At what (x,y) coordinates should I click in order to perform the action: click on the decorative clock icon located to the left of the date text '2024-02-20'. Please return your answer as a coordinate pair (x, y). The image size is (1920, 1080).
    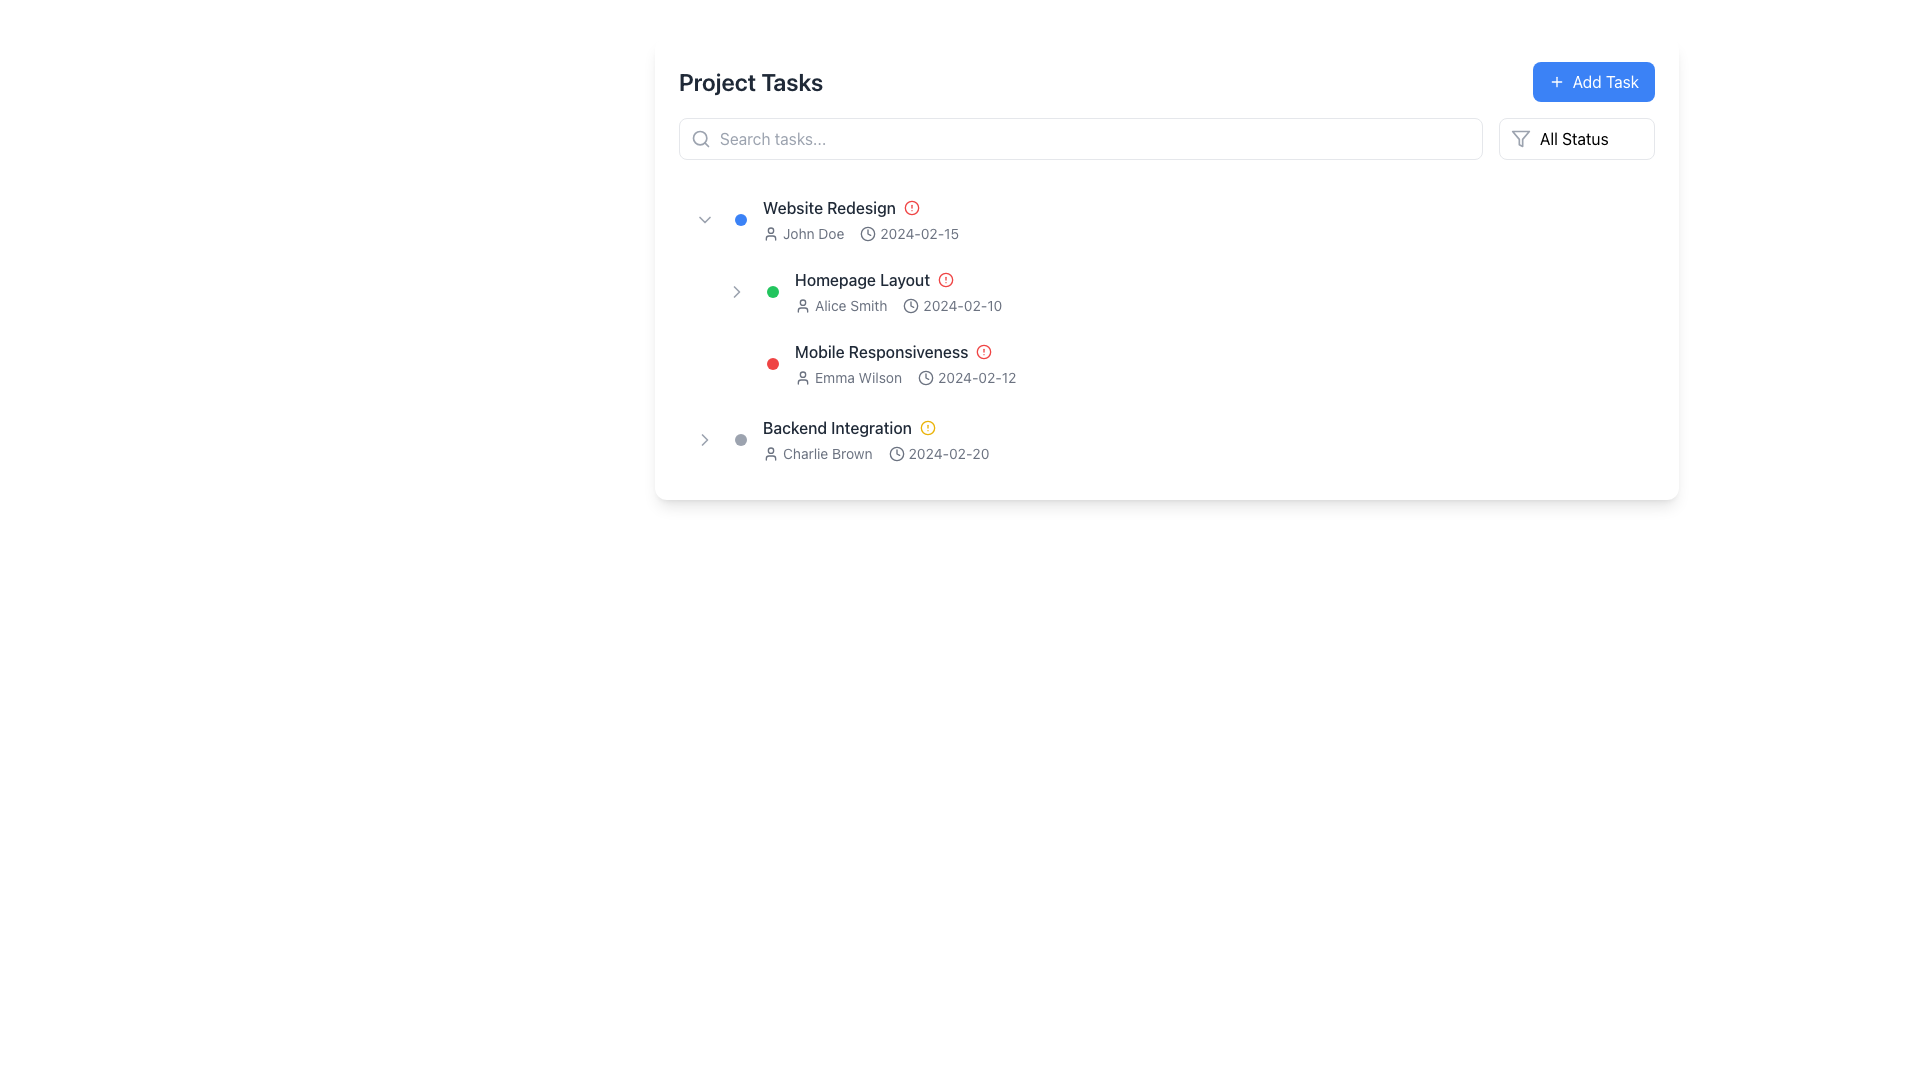
    Looking at the image, I should click on (895, 454).